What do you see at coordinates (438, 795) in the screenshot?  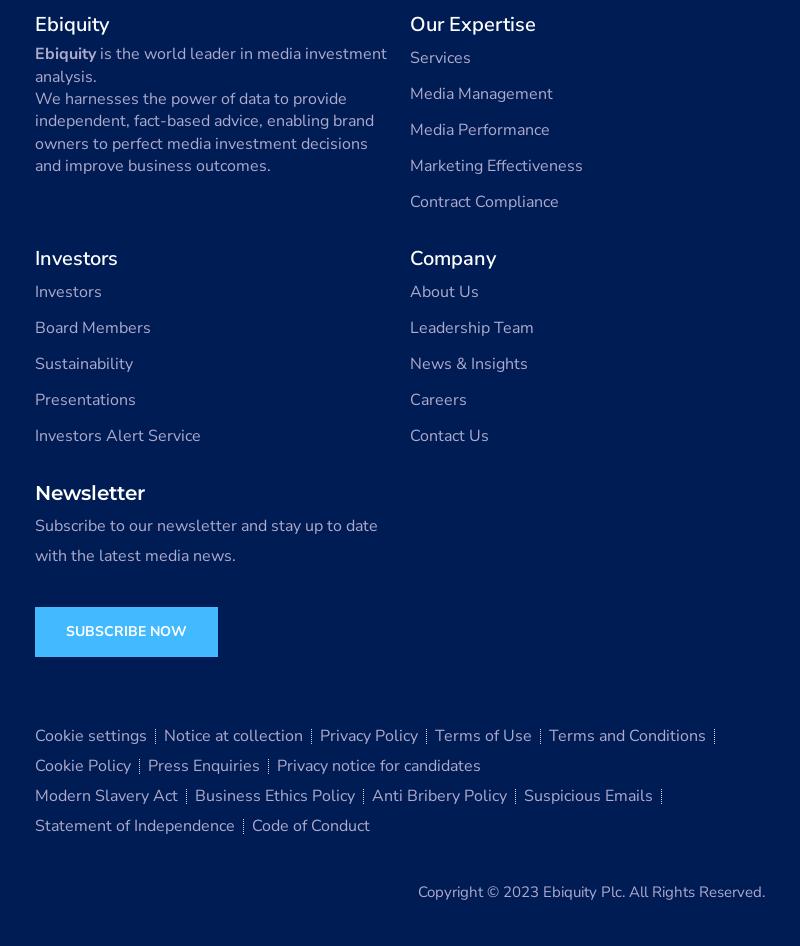 I see `'Anti Bribery Policy'` at bounding box center [438, 795].